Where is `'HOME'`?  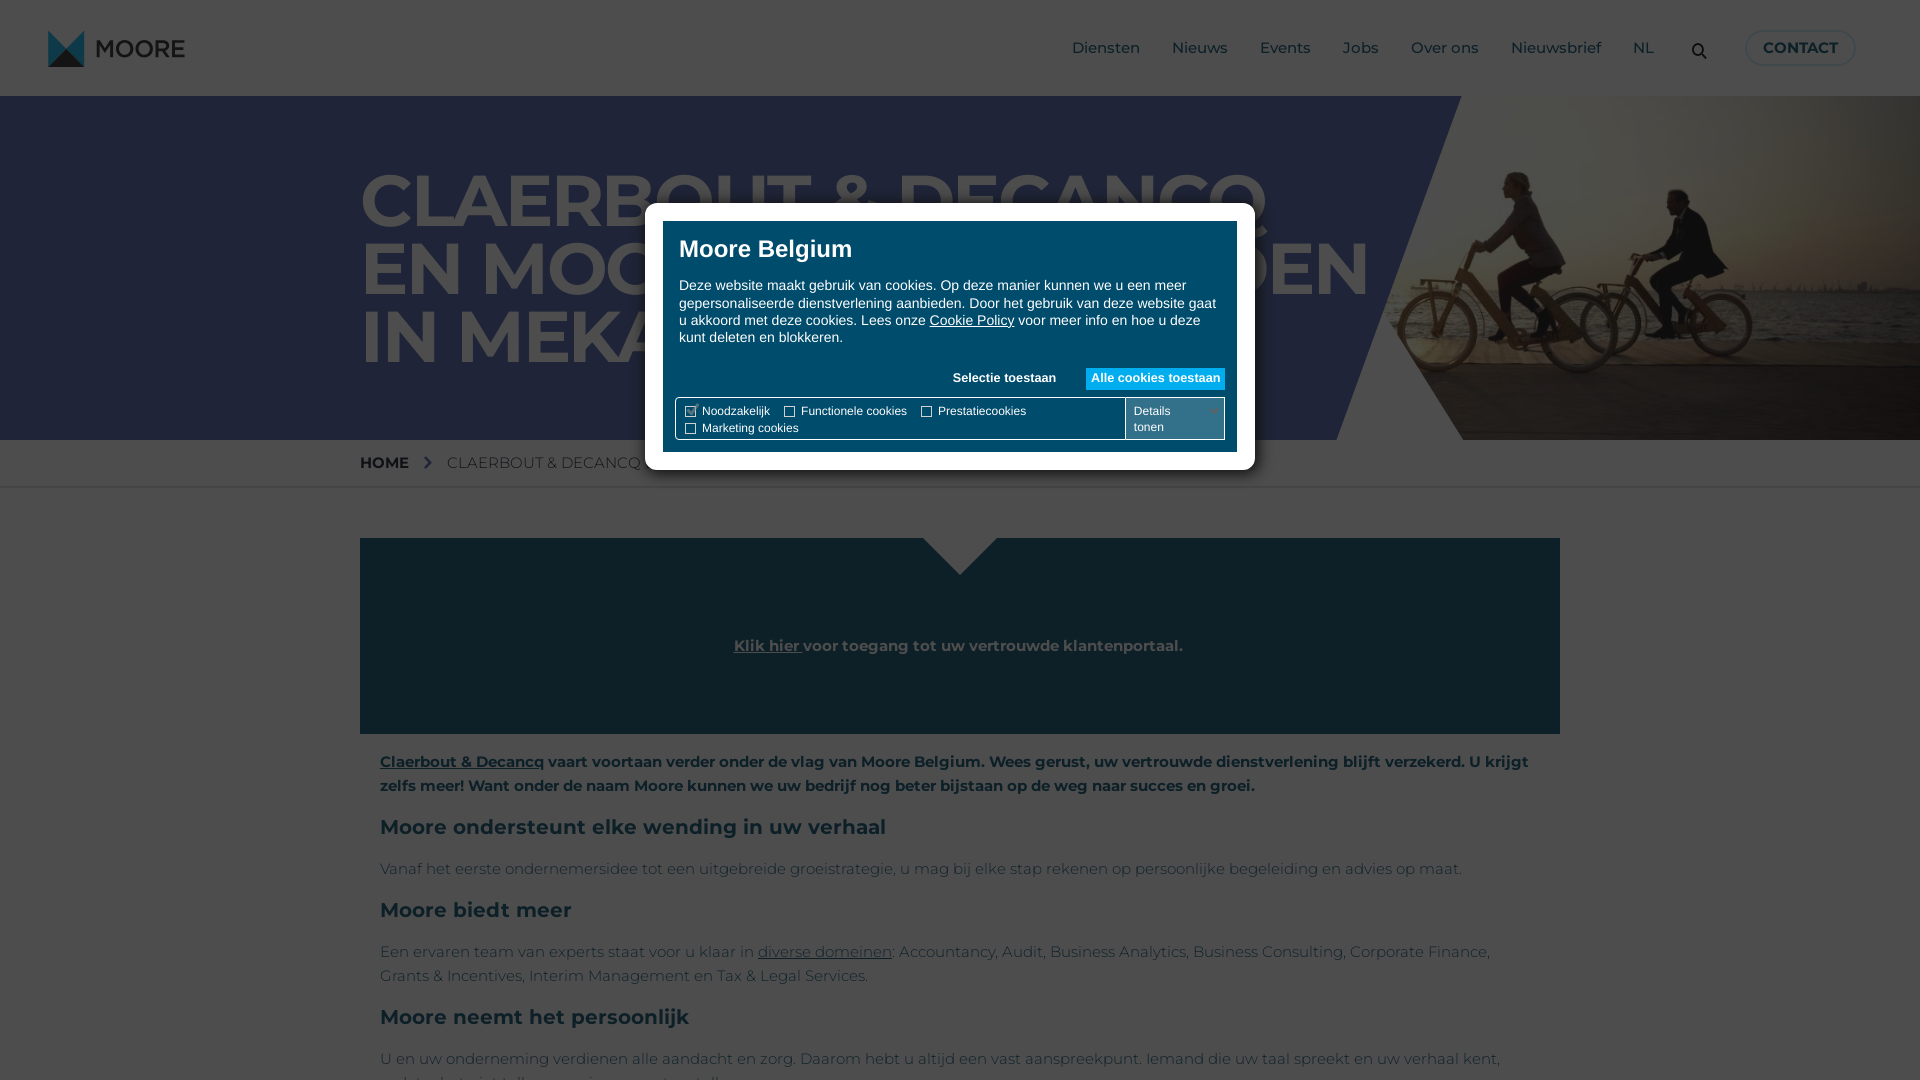
'HOME' is located at coordinates (384, 462).